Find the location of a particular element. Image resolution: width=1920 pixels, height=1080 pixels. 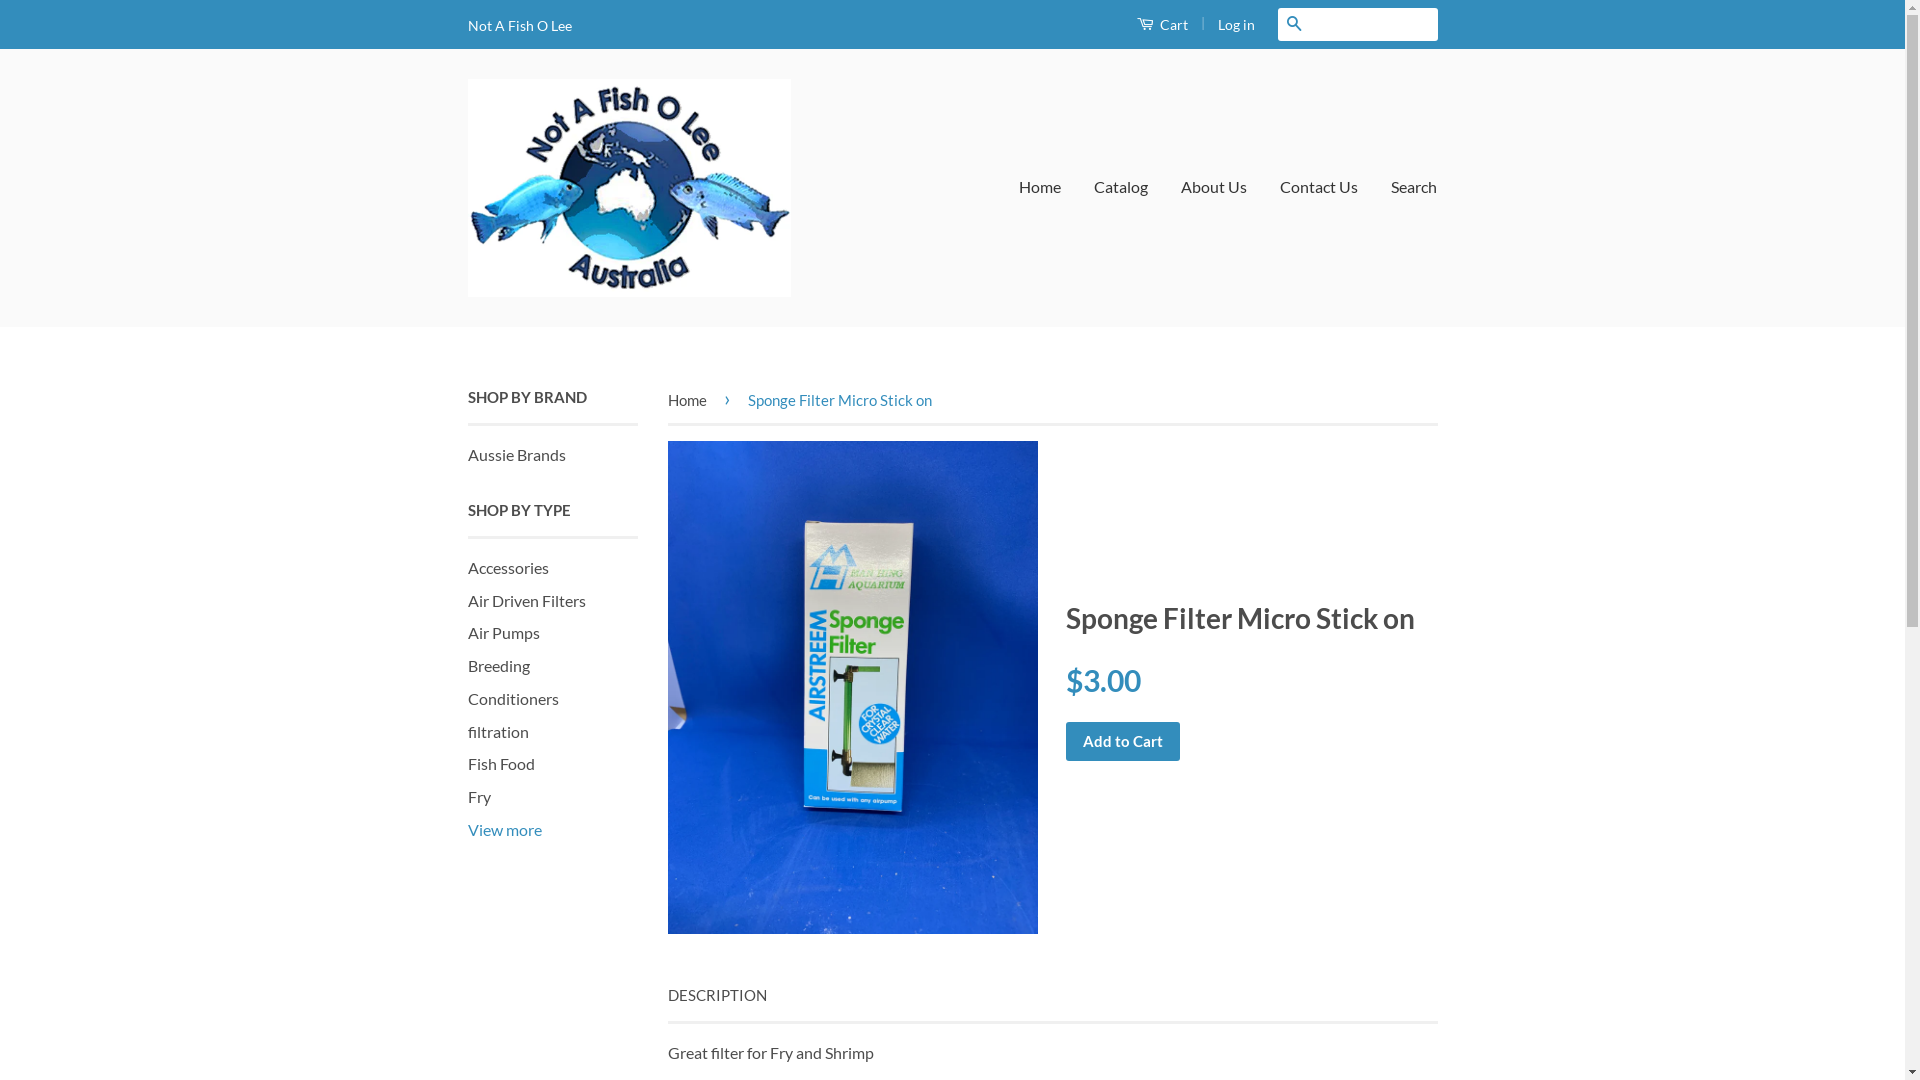

'filtration' is located at coordinates (498, 731).